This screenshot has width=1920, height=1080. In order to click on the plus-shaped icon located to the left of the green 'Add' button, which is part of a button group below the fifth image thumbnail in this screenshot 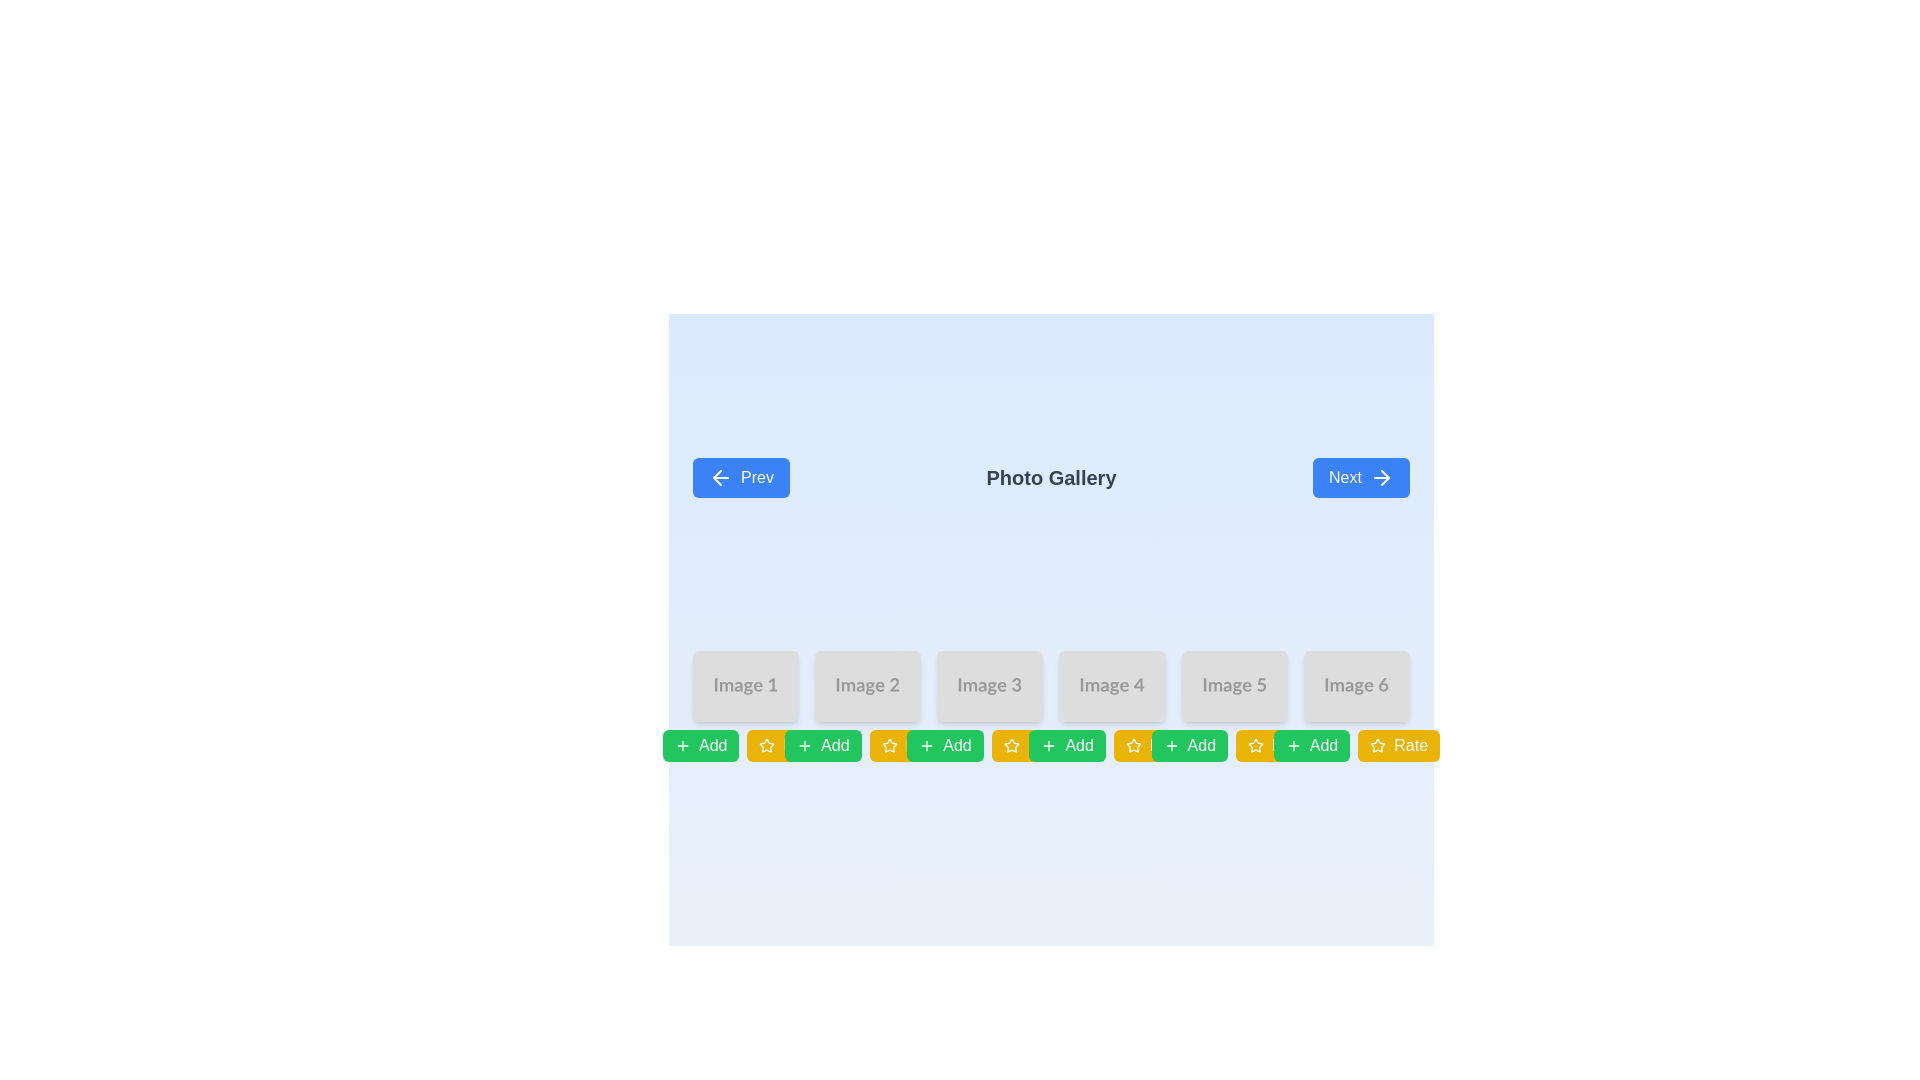, I will do `click(1293, 745)`.